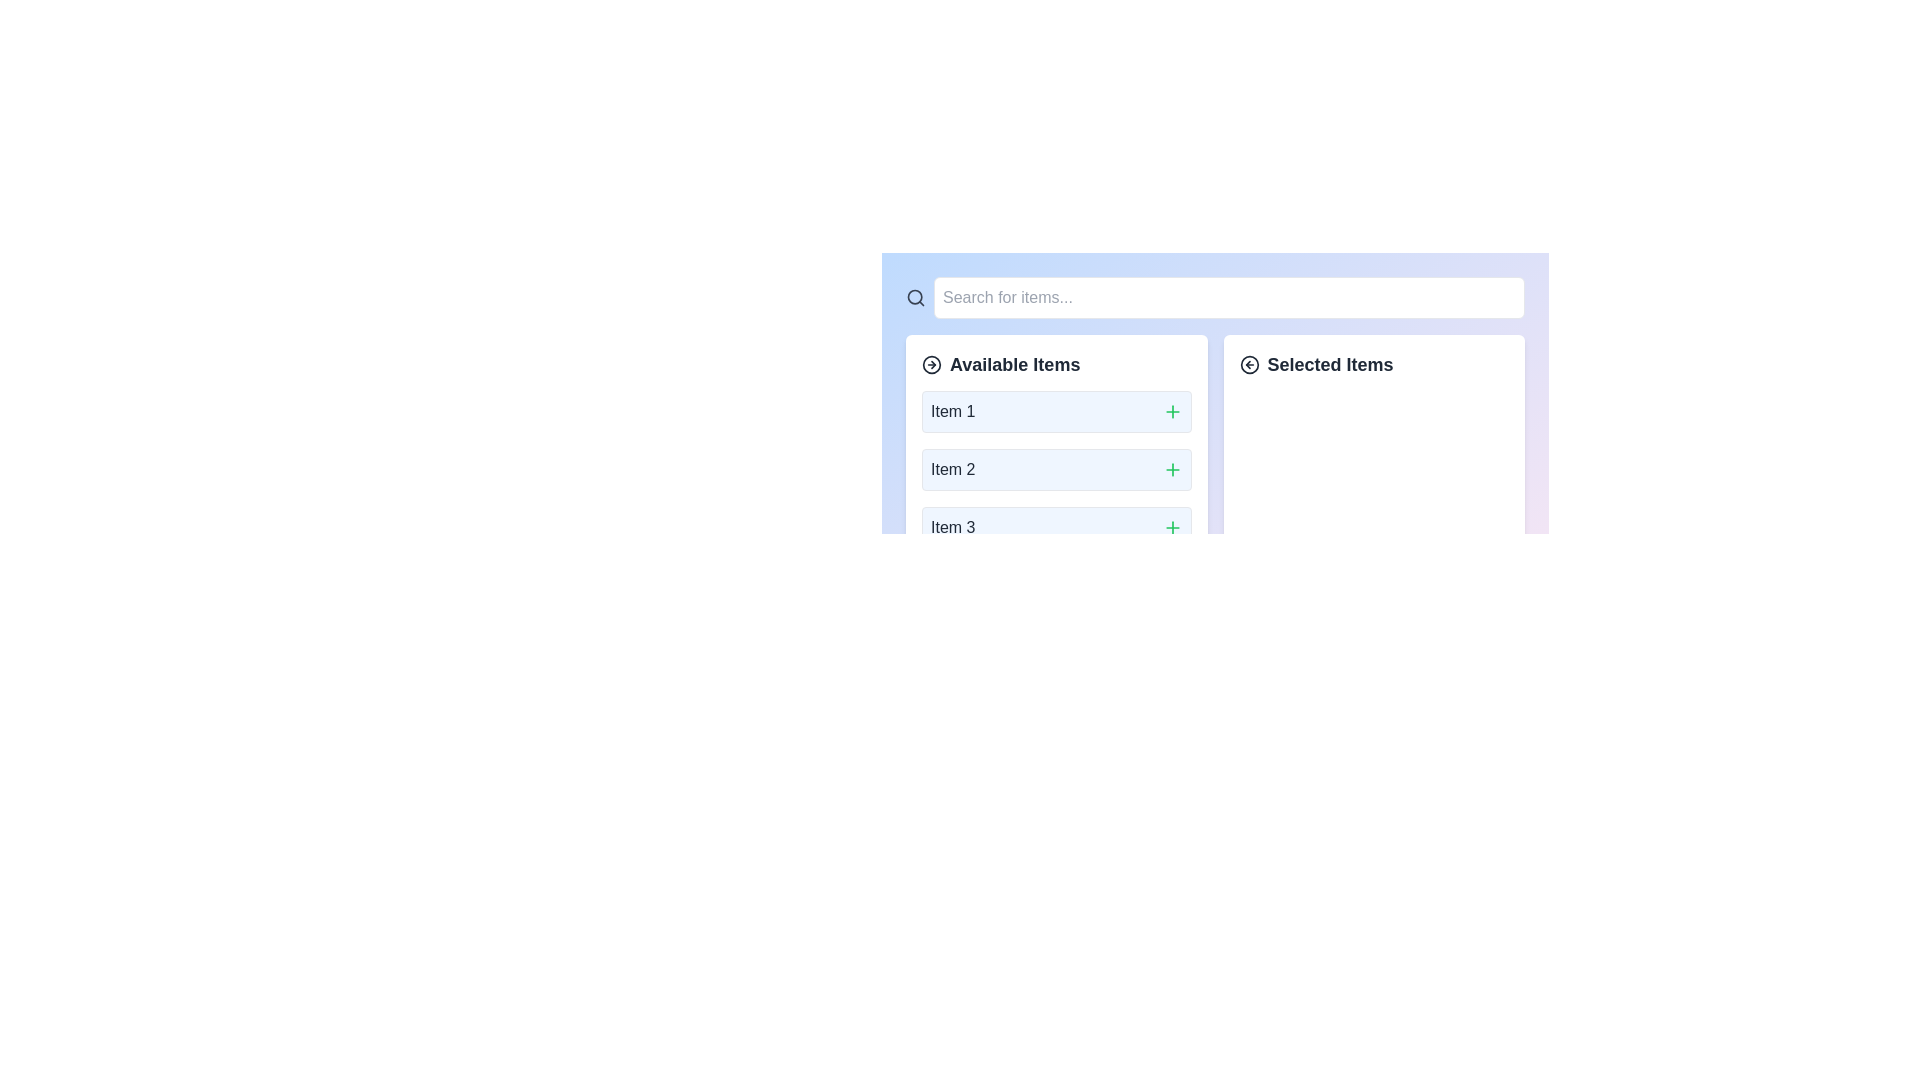 The width and height of the screenshot is (1920, 1080). I want to click on the static text label 'Item 3' displayed in dark blue font color within the 'Available Items' section, located in the third row of the vertical list, so click(952, 527).